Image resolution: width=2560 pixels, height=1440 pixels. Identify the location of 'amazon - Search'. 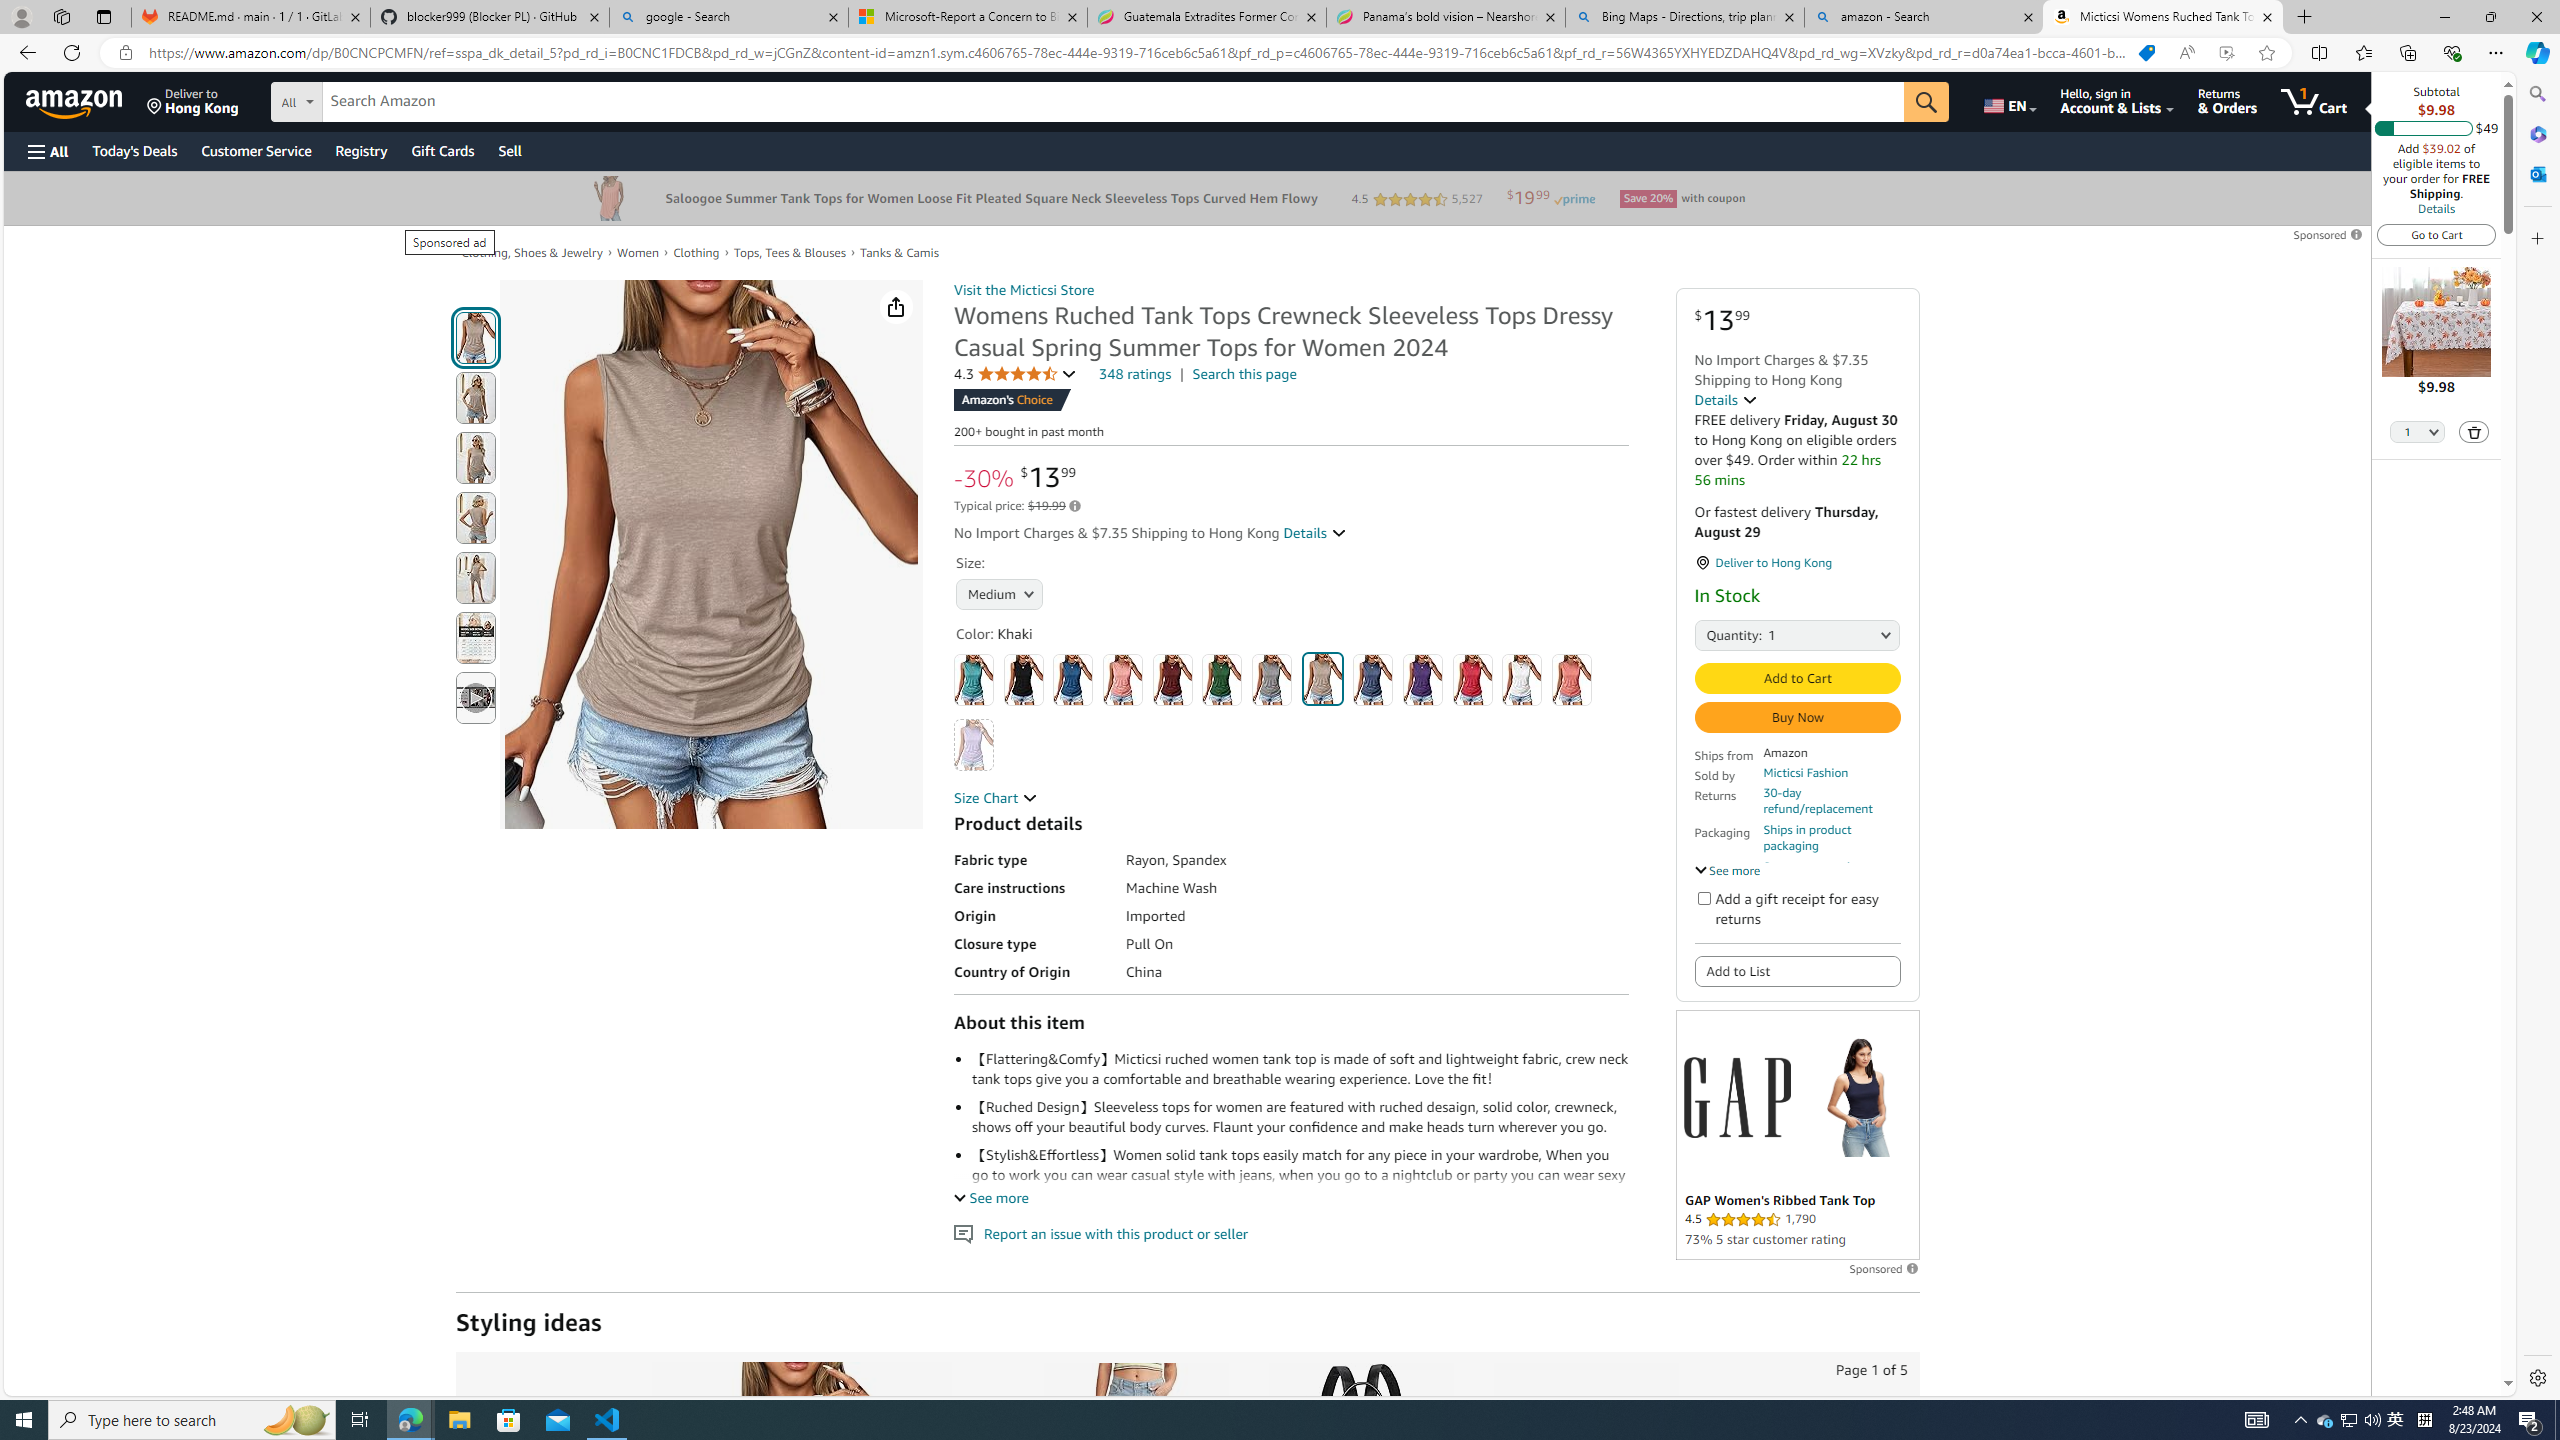
(1924, 16).